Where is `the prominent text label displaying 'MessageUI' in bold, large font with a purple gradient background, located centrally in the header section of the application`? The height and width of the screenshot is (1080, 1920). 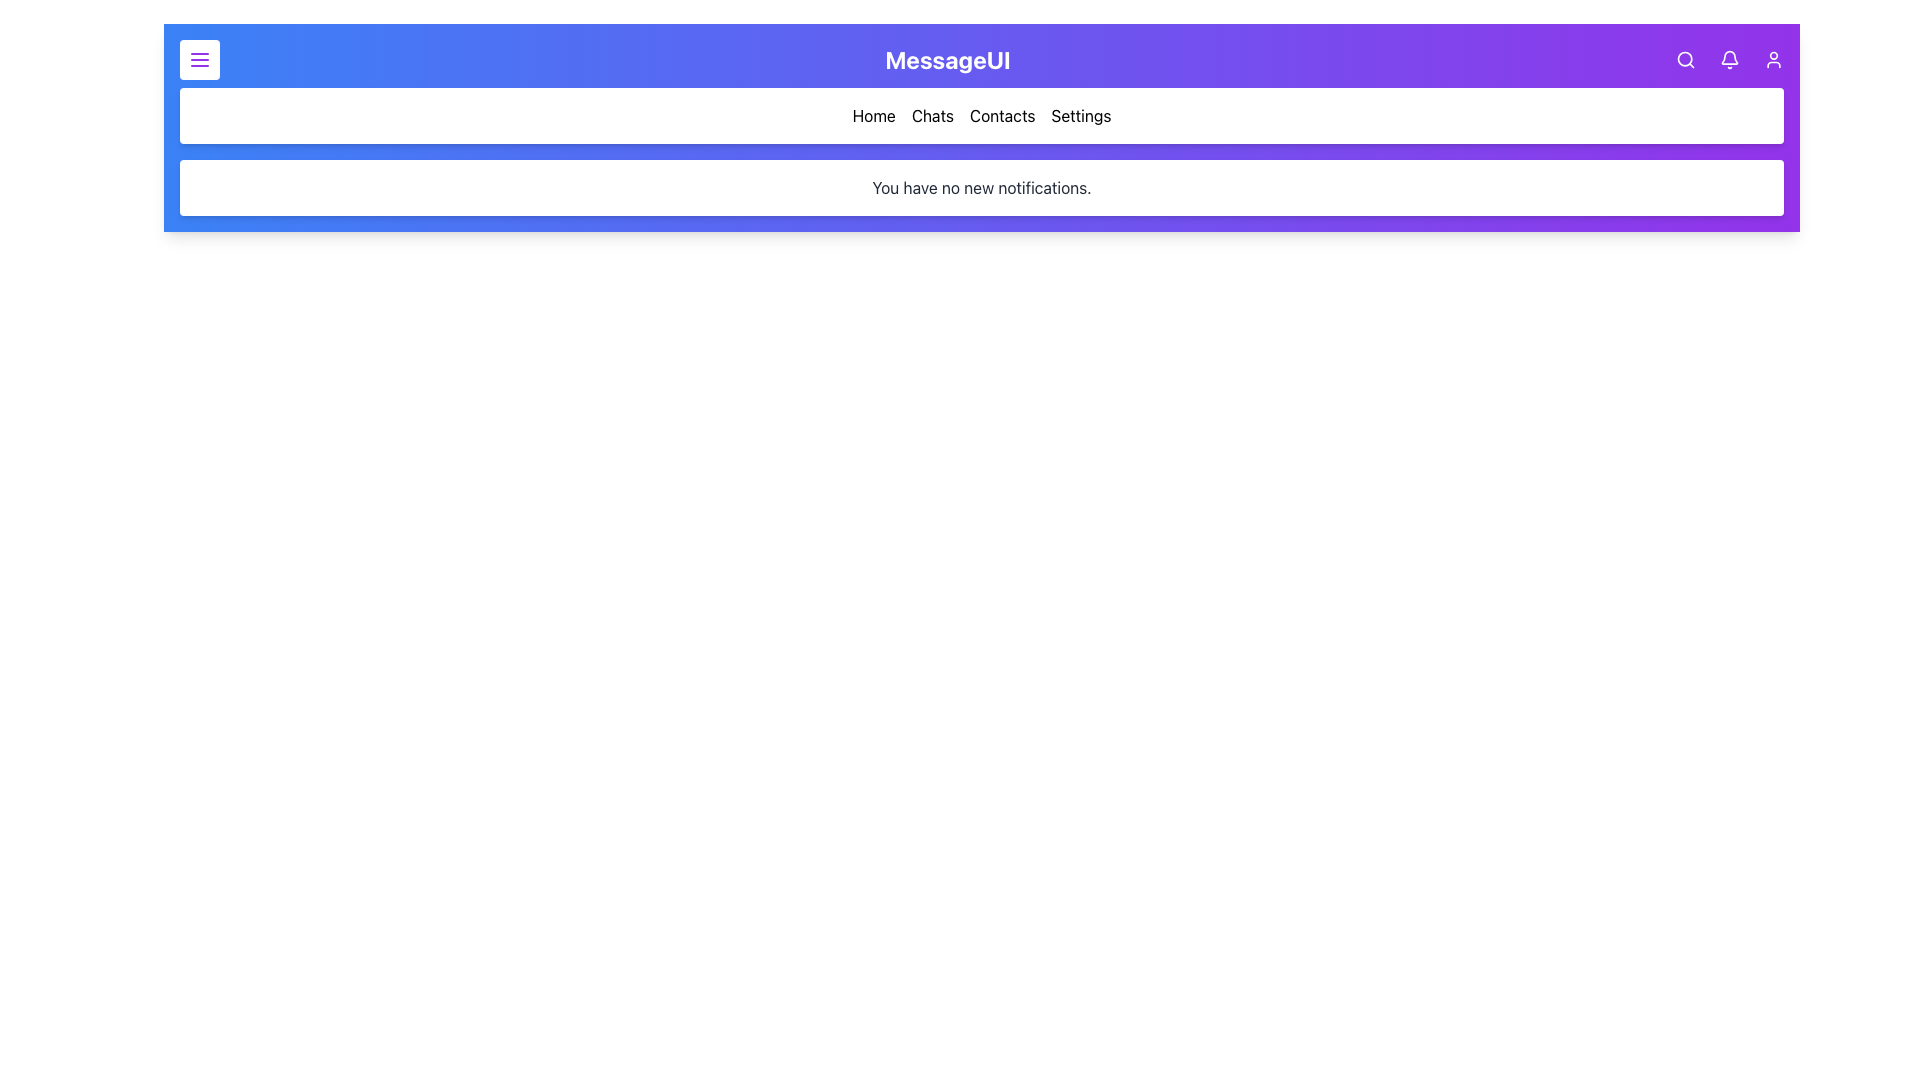 the prominent text label displaying 'MessageUI' in bold, large font with a purple gradient background, located centrally in the header section of the application is located at coordinates (946, 59).